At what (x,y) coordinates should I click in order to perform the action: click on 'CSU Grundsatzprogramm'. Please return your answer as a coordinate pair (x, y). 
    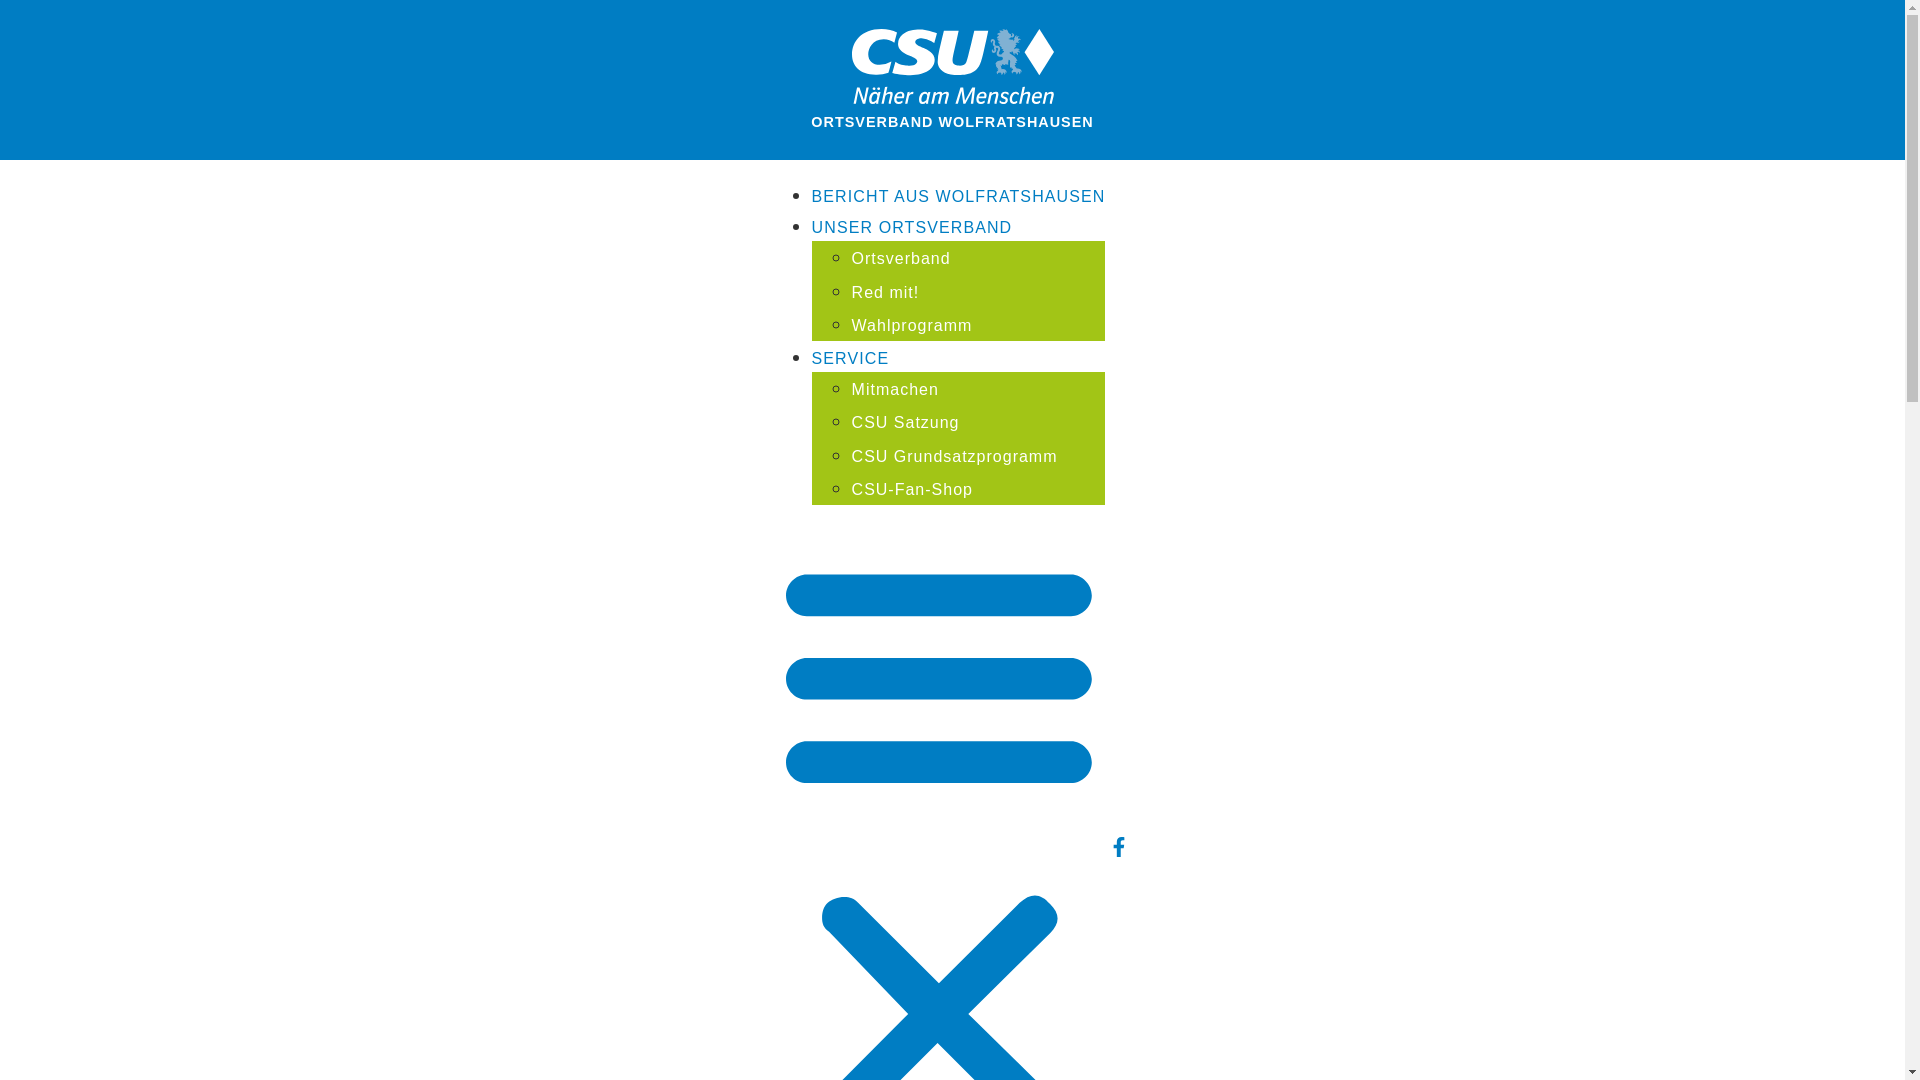
    Looking at the image, I should click on (954, 456).